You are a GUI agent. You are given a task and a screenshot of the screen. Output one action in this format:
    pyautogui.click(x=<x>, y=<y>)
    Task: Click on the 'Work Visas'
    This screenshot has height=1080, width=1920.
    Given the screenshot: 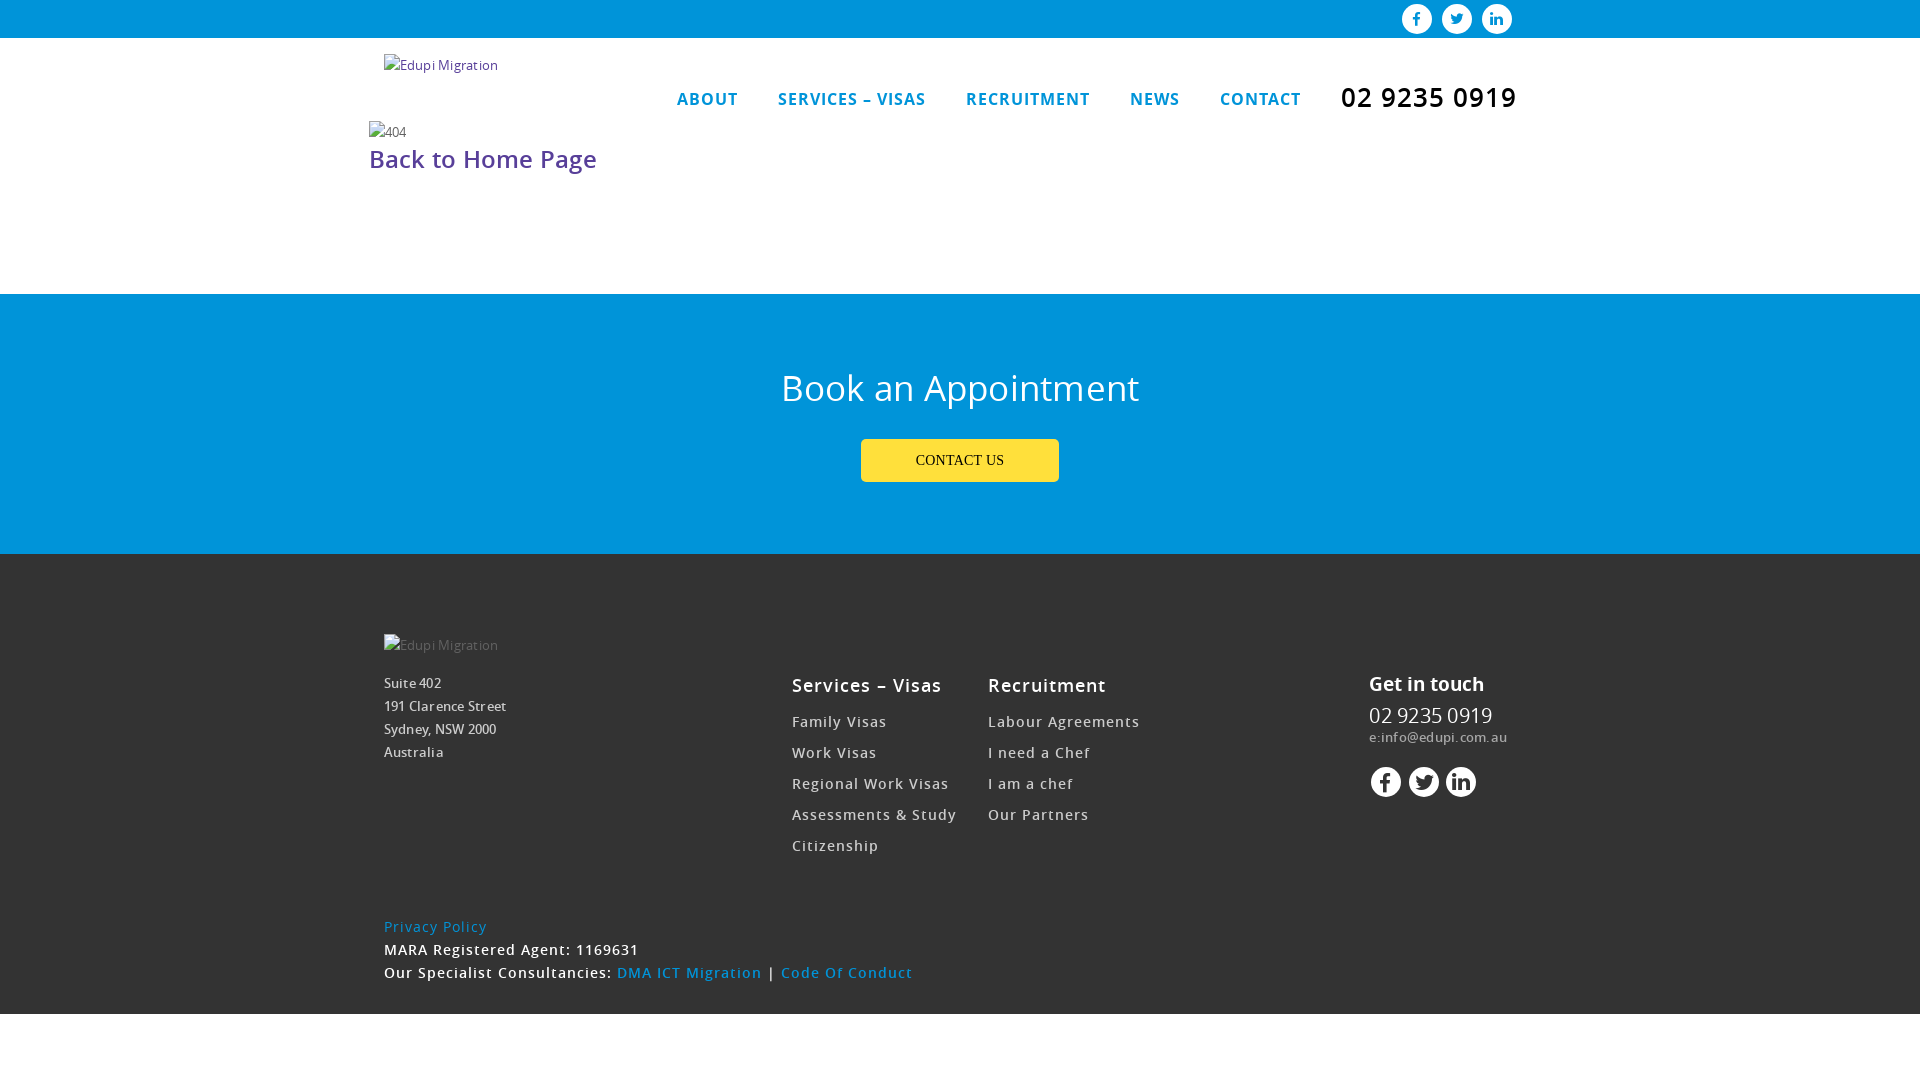 What is the action you would take?
    pyautogui.click(x=834, y=752)
    